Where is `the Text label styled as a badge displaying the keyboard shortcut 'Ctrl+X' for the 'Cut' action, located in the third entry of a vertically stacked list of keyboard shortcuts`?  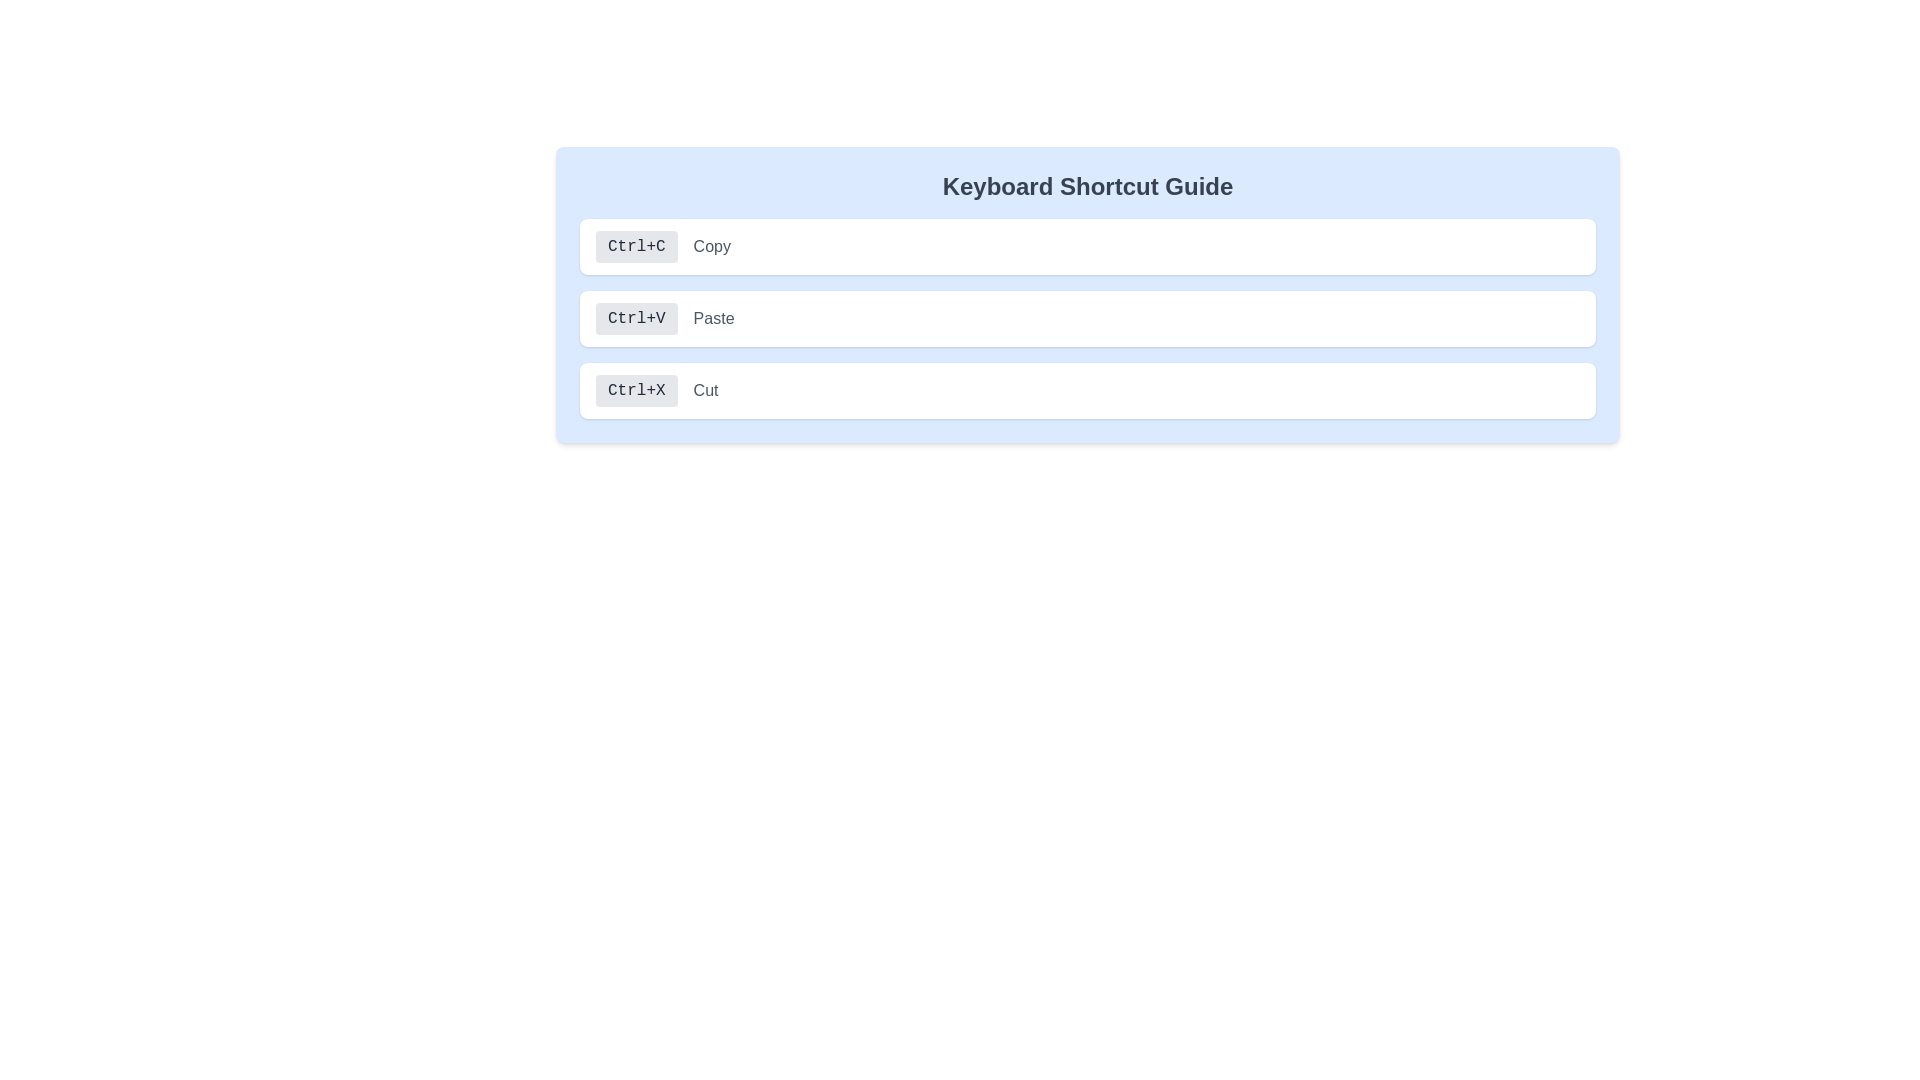
the Text label styled as a badge displaying the keyboard shortcut 'Ctrl+X' for the 'Cut' action, located in the third entry of a vertically stacked list of keyboard shortcuts is located at coordinates (635, 390).